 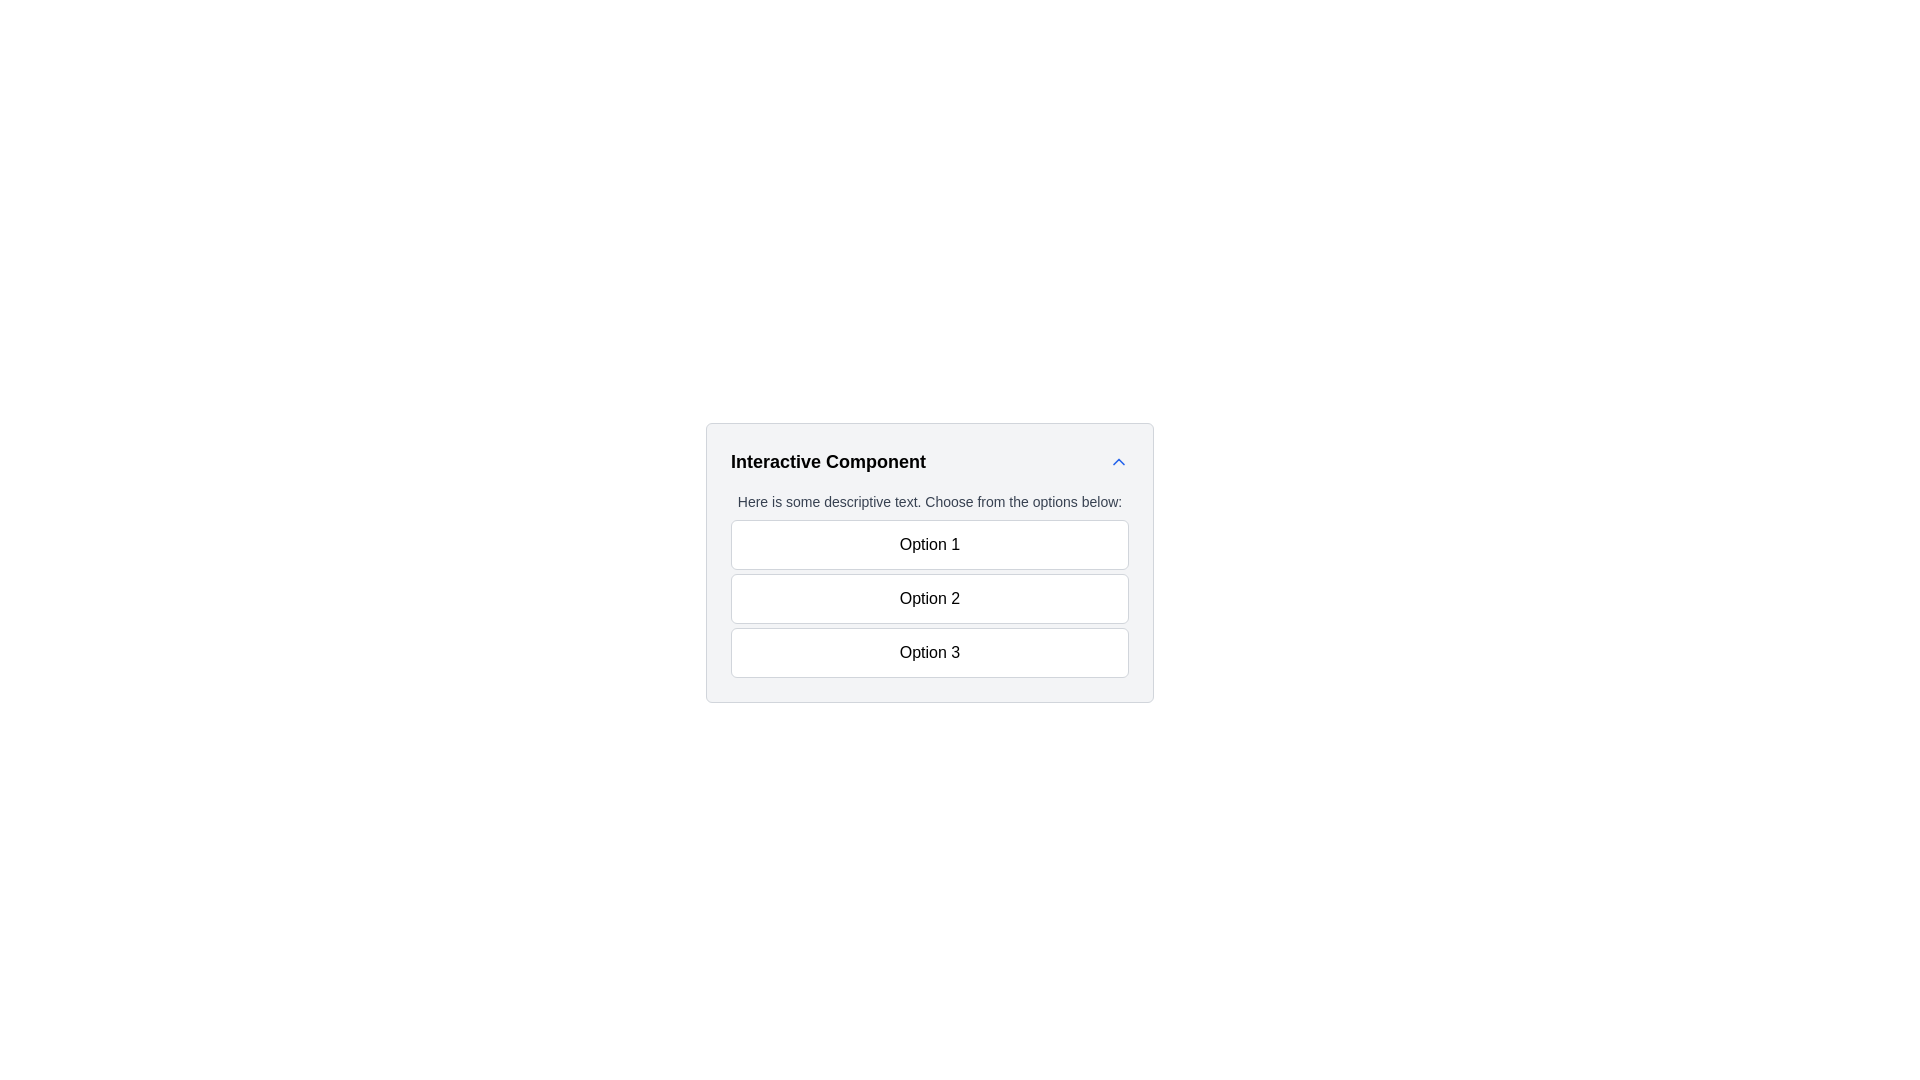 I want to click on descriptive text in the 'Interactive Component' located near the center of the interface, which includes three selectable options beneath the title, so click(x=929, y=585).